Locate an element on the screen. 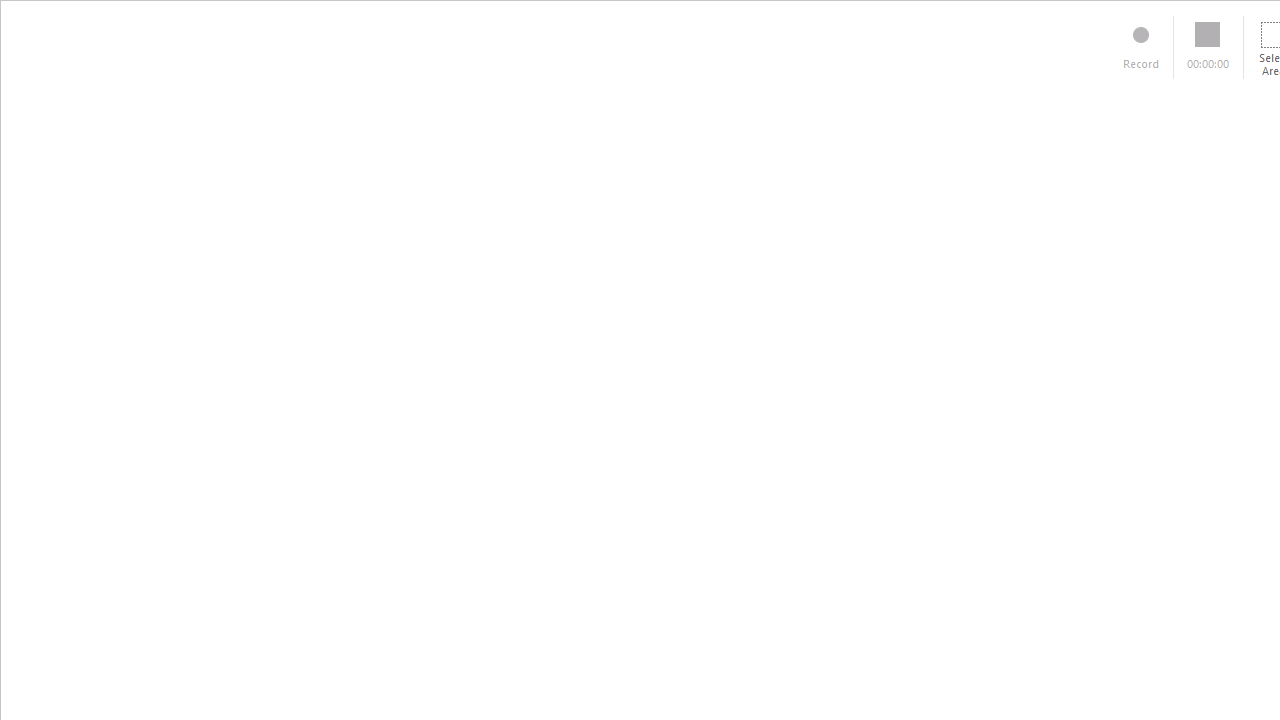 The image size is (1280, 720). '00:00:00' is located at coordinates (1207, 46).